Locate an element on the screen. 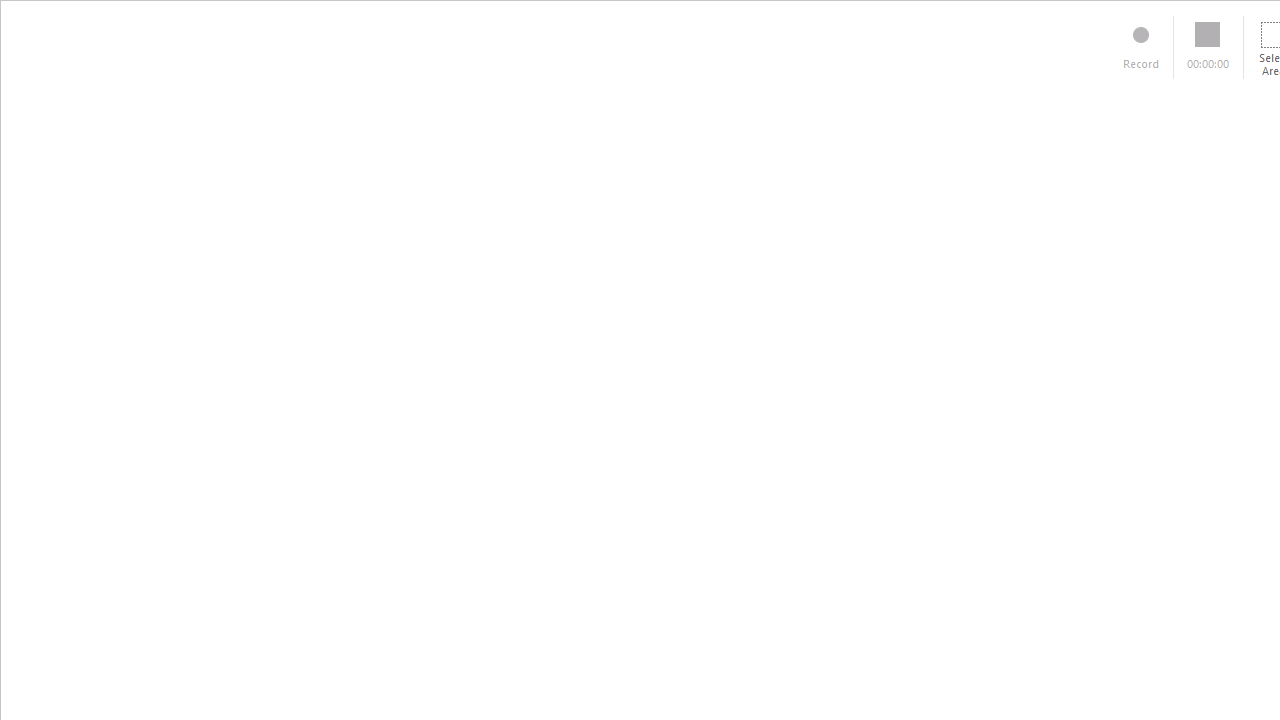 The image size is (1280, 720). '00:00:00' is located at coordinates (1207, 46).